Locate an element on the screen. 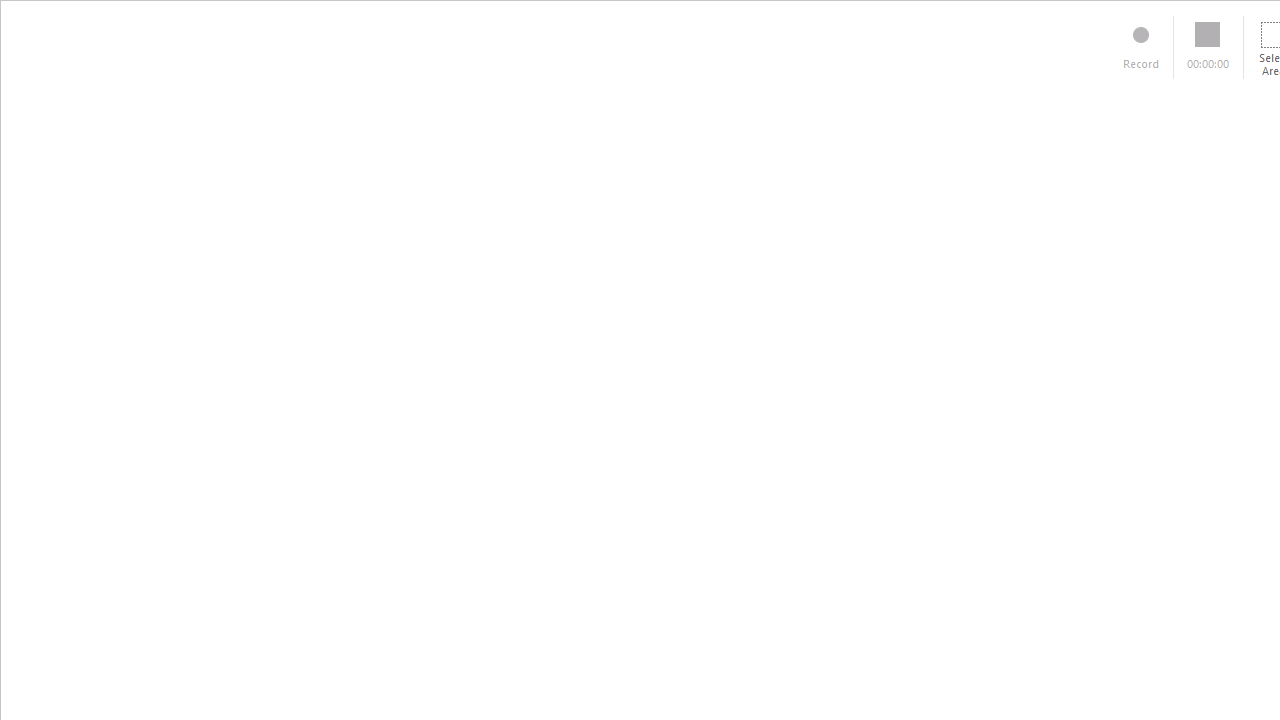 The image size is (1280, 720). '00:00:00' is located at coordinates (1207, 46).